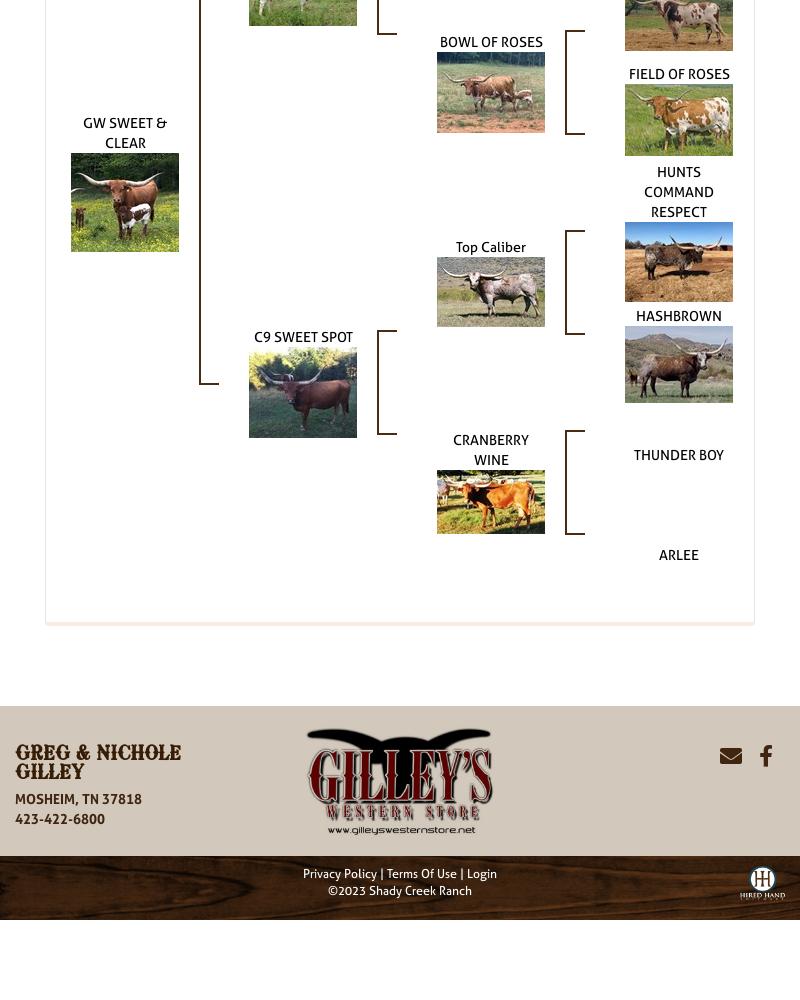 The height and width of the screenshot is (1000, 800). What do you see at coordinates (98, 763) in the screenshot?
I see `'Greg & Nichole Gilley'` at bounding box center [98, 763].